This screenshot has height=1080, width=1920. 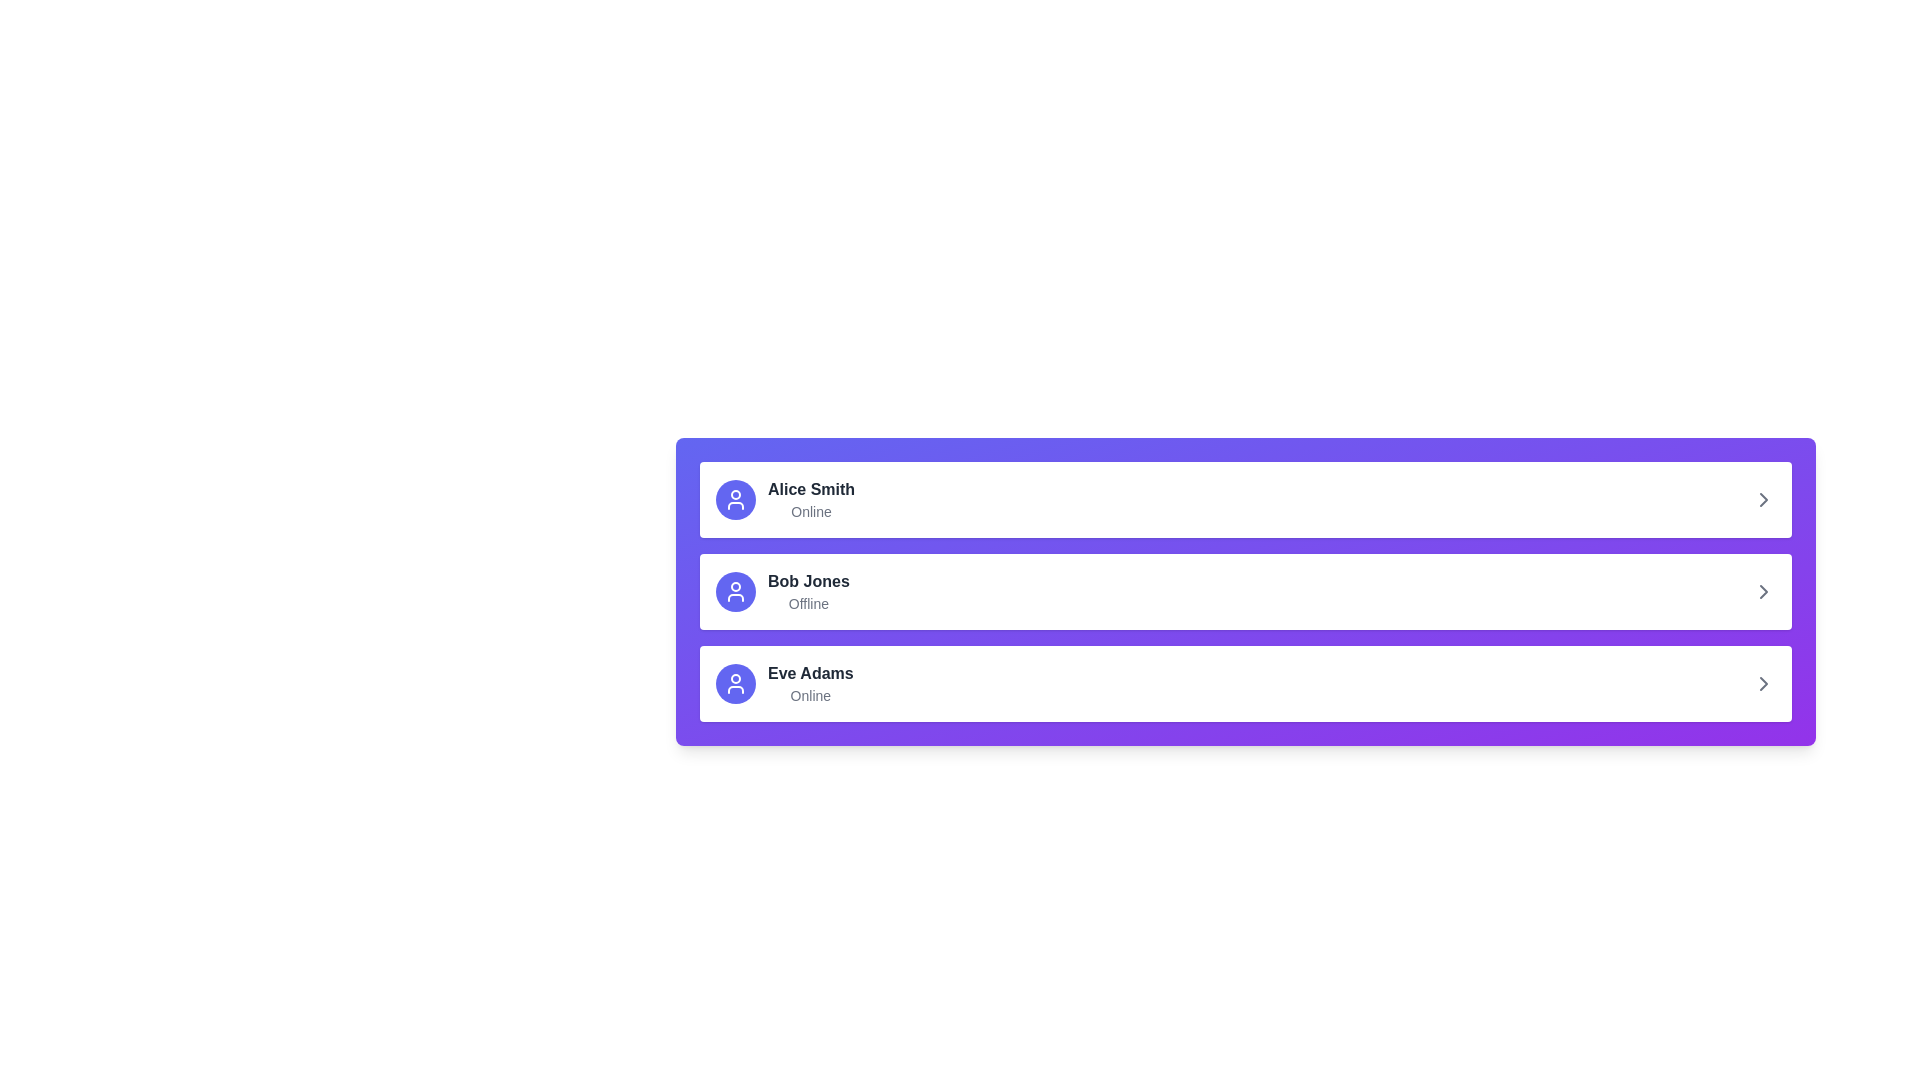 What do you see at coordinates (810, 682) in the screenshot?
I see `the text display component showing the online status of user Eve Adams, located in the third row of the list` at bounding box center [810, 682].